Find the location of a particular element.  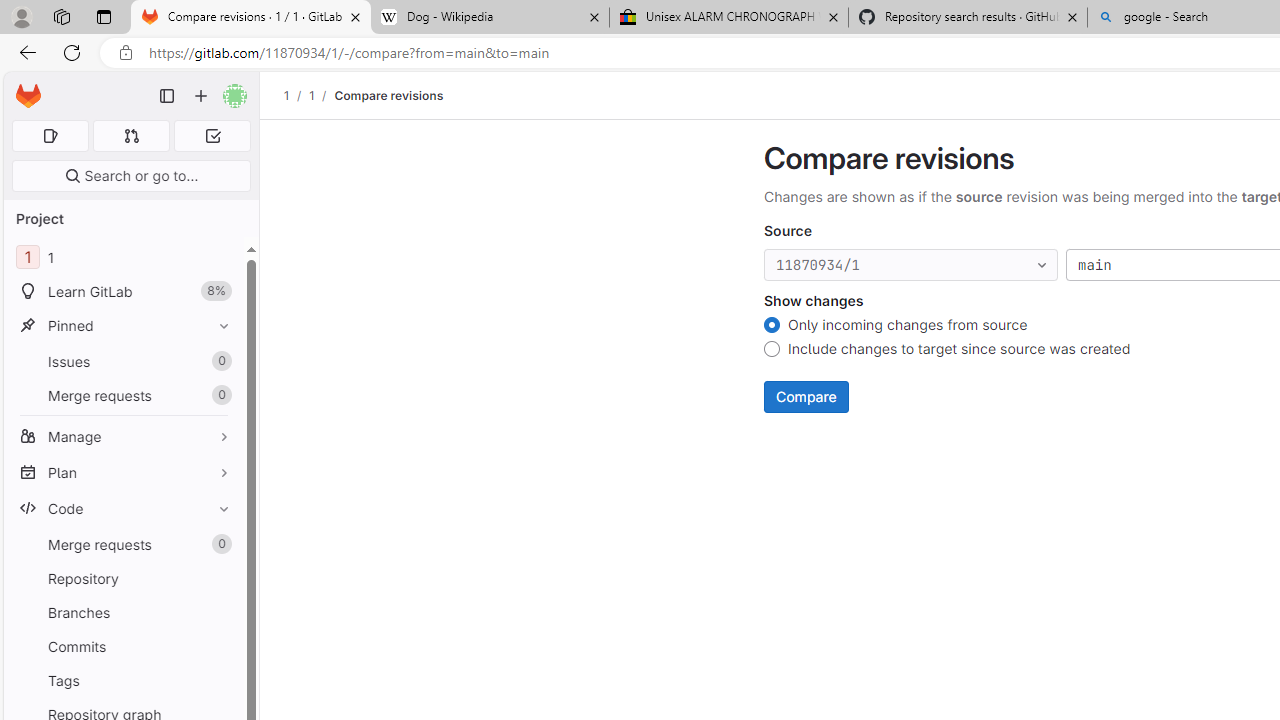

'To-Do list 0' is located at coordinates (212, 135).